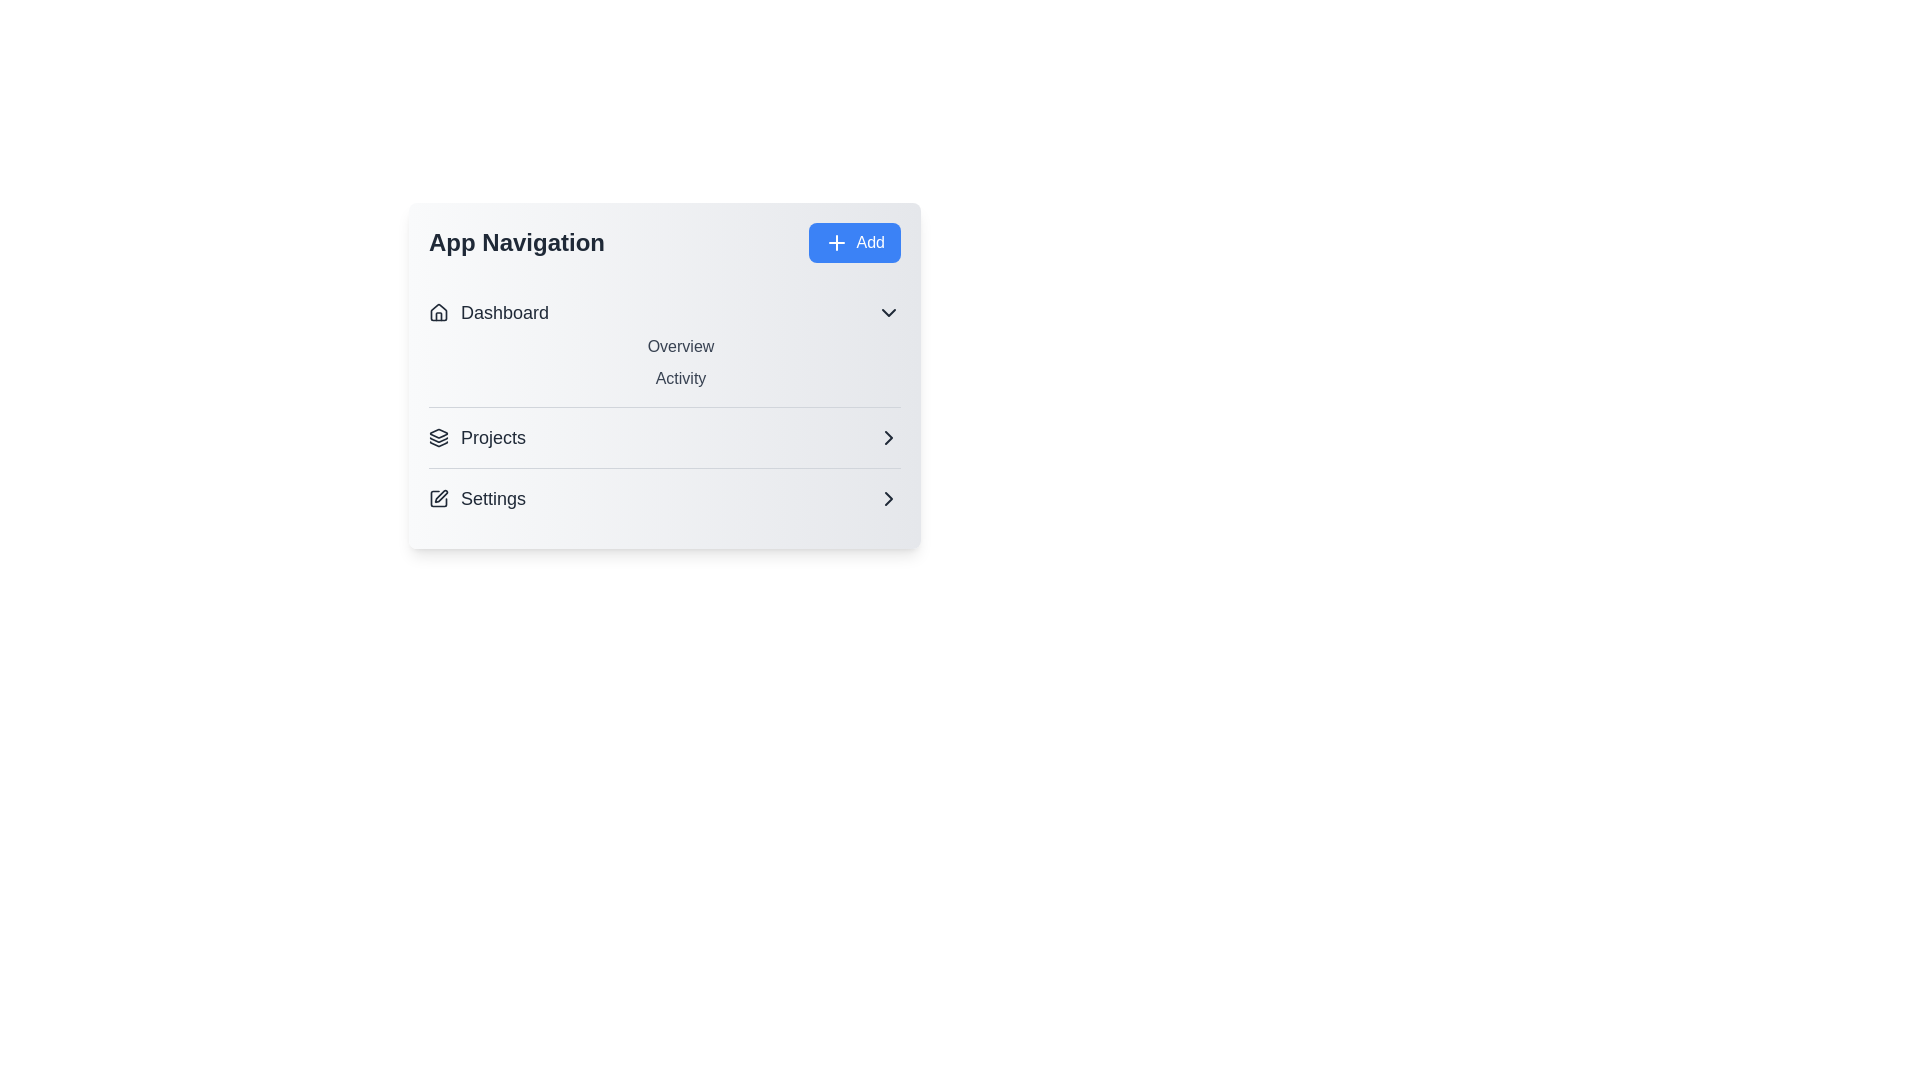  What do you see at coordinates (681, 346) in the screenshot?
I see `the 'Overview' item under 'Dashboard'` at bounding box center [681, 346].